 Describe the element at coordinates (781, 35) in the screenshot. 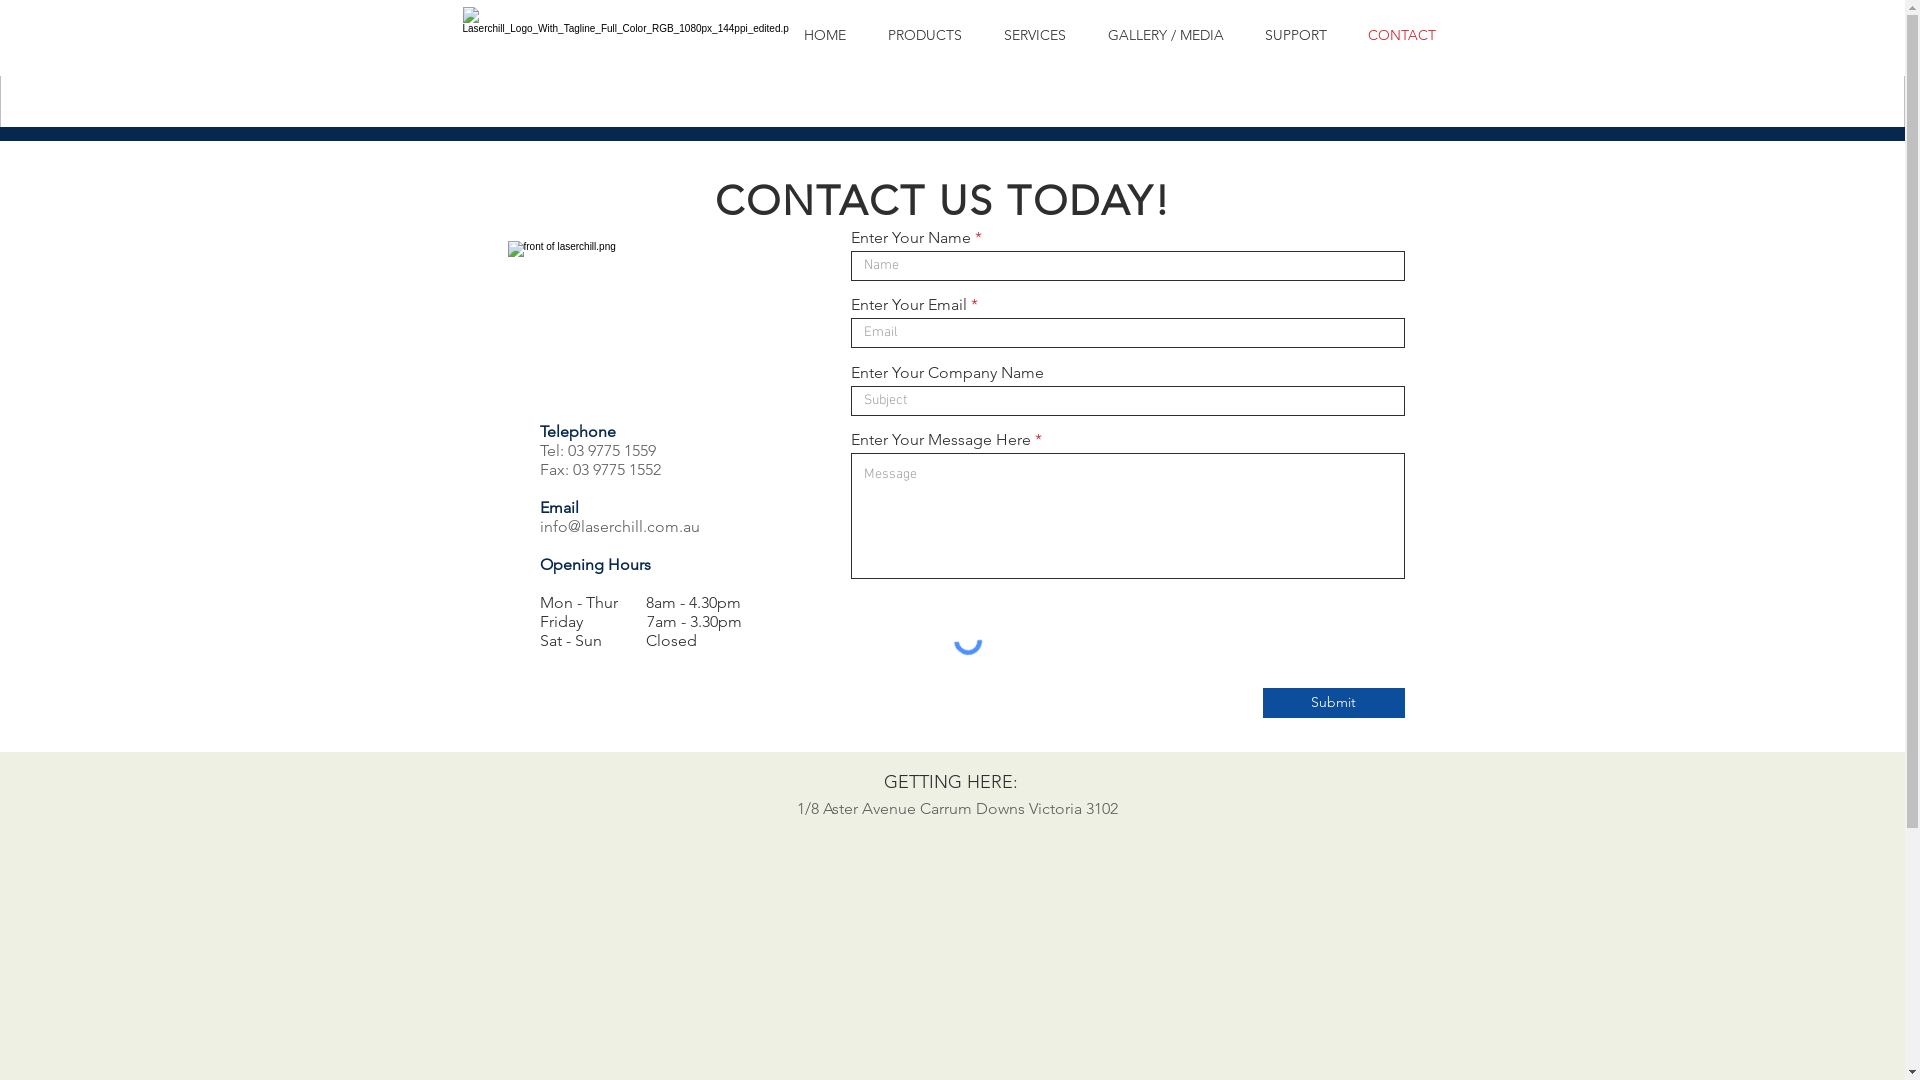

I see `'HOME'` at that location.